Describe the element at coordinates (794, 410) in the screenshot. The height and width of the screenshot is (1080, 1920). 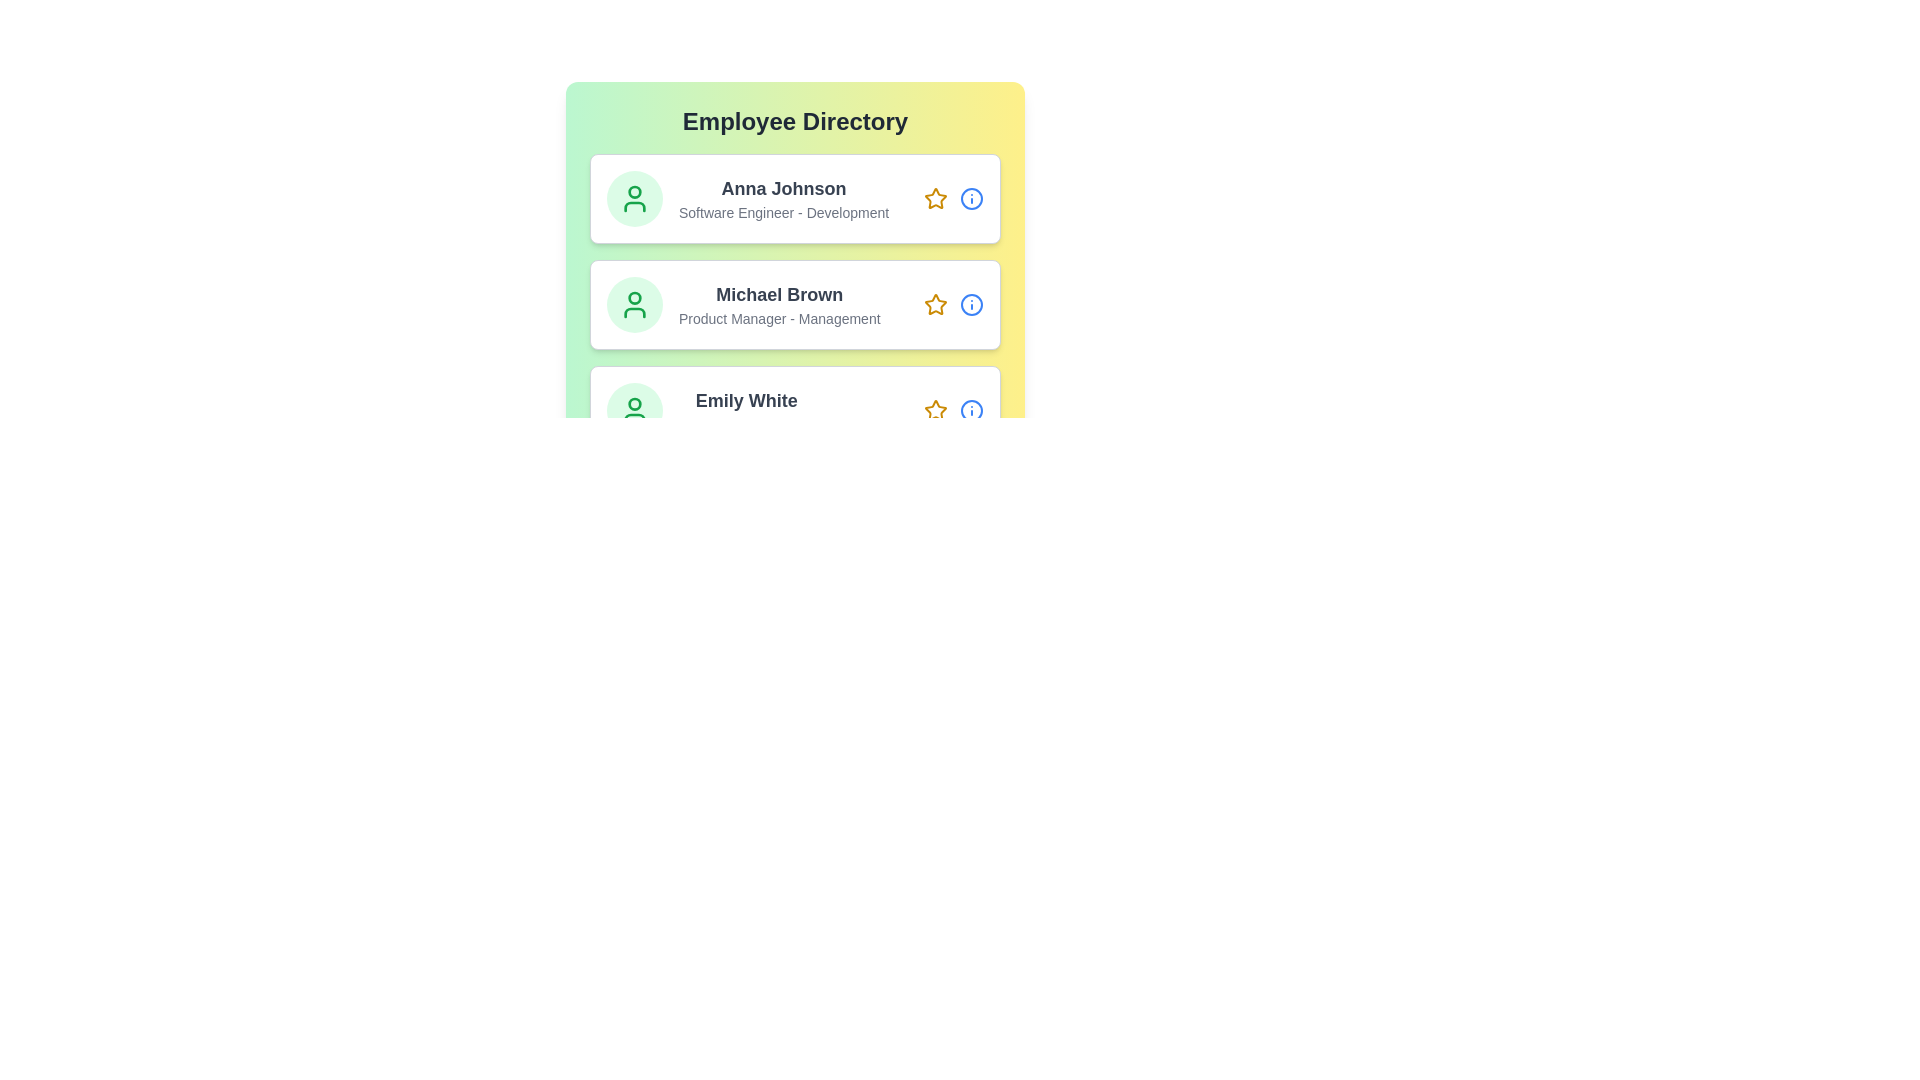
I see `the employee card for Emily White` at that location.